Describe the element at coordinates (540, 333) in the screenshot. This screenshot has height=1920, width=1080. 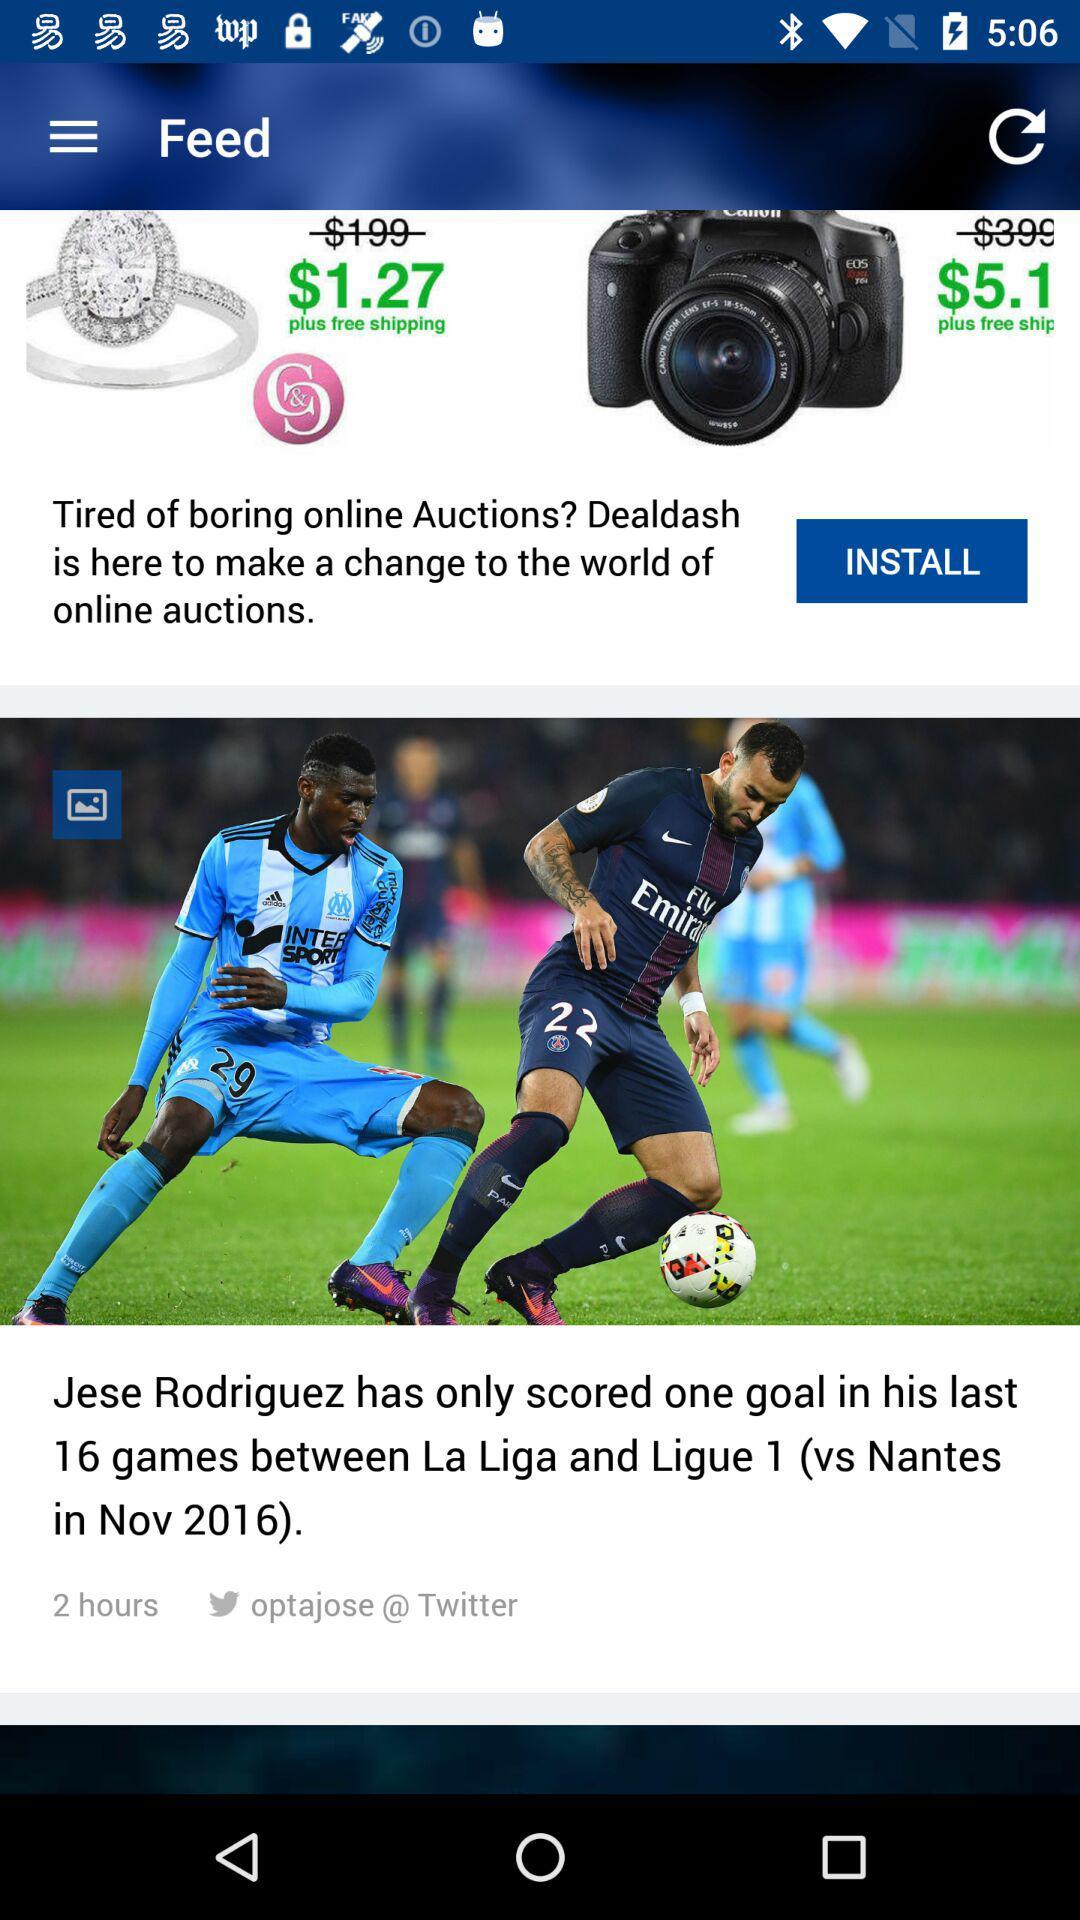
I see `the item above tired of boring item` at that location.